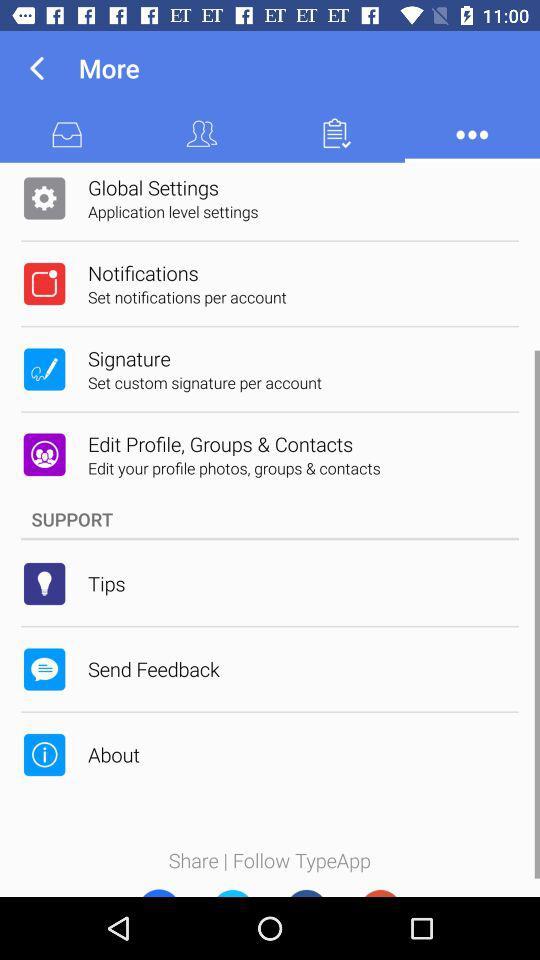 This screenshot has height=960, width=540. What do you see at coordinates (270, 518) in the screenshot?
I see `support item` at bounding box center [270, 518].